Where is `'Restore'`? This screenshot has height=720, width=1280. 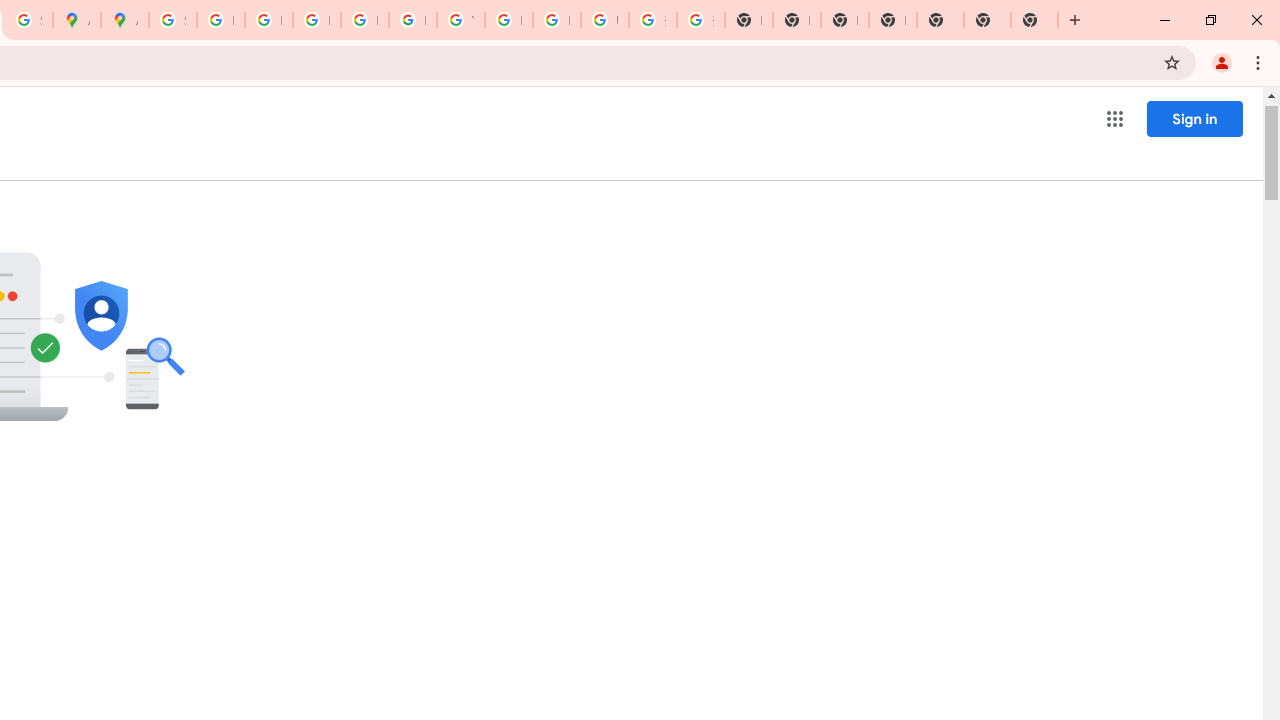 'Restore' is located at coordinates (1209, 20).